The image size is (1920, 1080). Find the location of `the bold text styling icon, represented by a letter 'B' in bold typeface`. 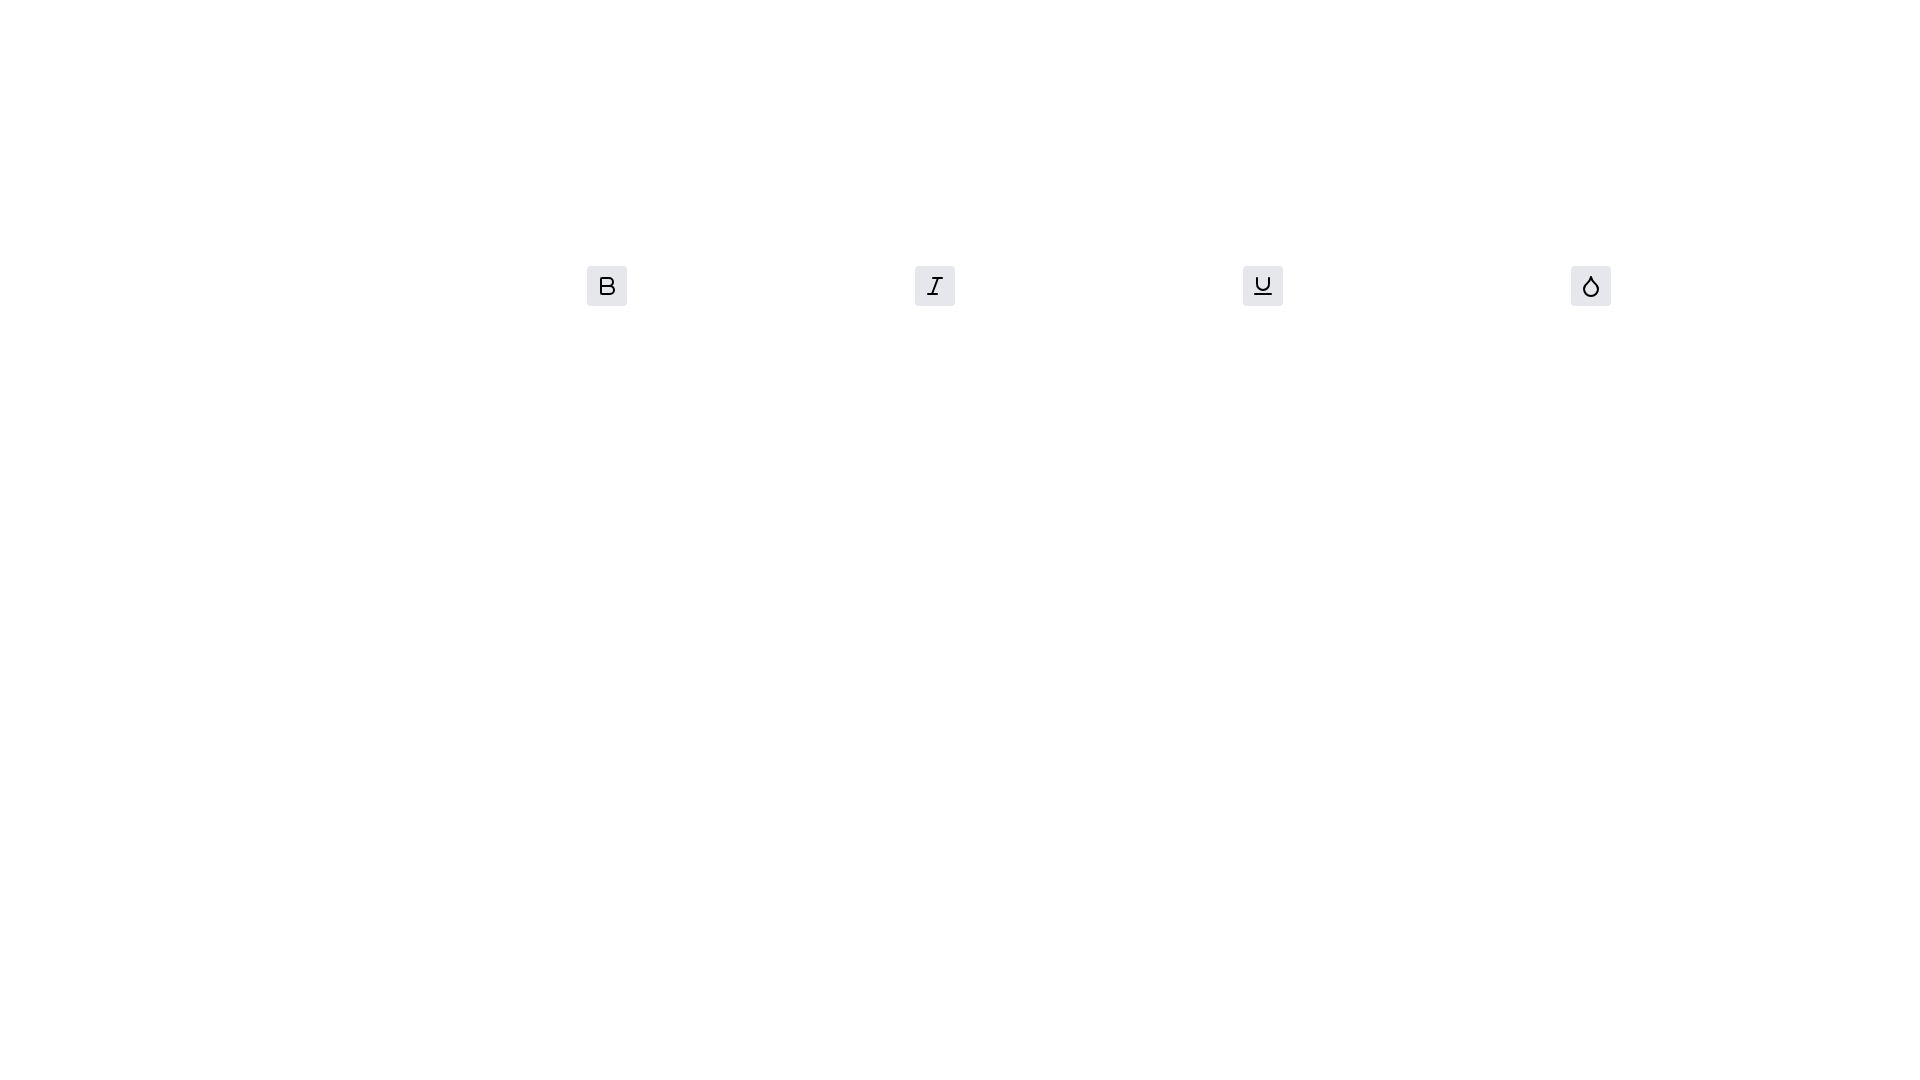

the bold text styling icon, represented by a letter 'B' in bold typeface is located at coordinates (606, 285).